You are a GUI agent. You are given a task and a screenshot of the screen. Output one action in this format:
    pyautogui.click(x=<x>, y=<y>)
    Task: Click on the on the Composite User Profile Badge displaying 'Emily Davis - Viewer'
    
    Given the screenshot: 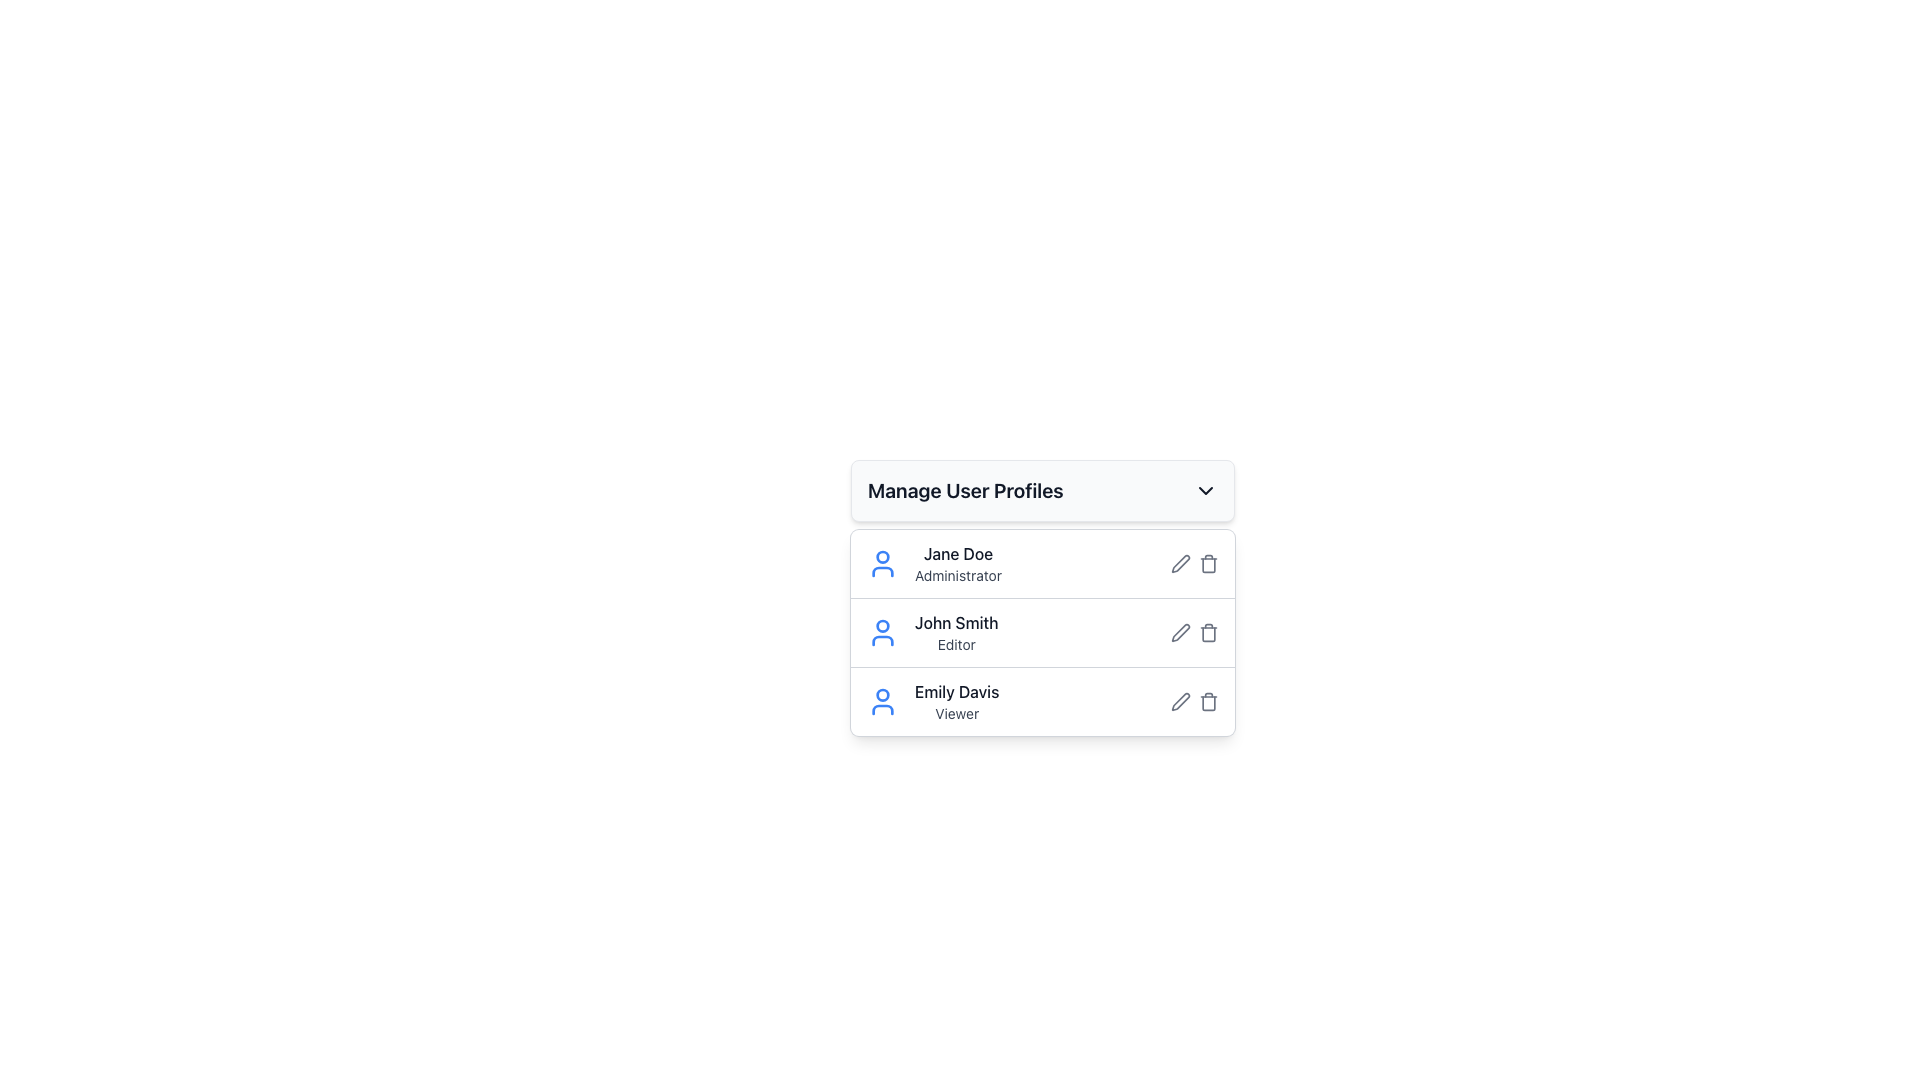 What is the action you would take?
    pyautogui.click(x=932, y=701)
    